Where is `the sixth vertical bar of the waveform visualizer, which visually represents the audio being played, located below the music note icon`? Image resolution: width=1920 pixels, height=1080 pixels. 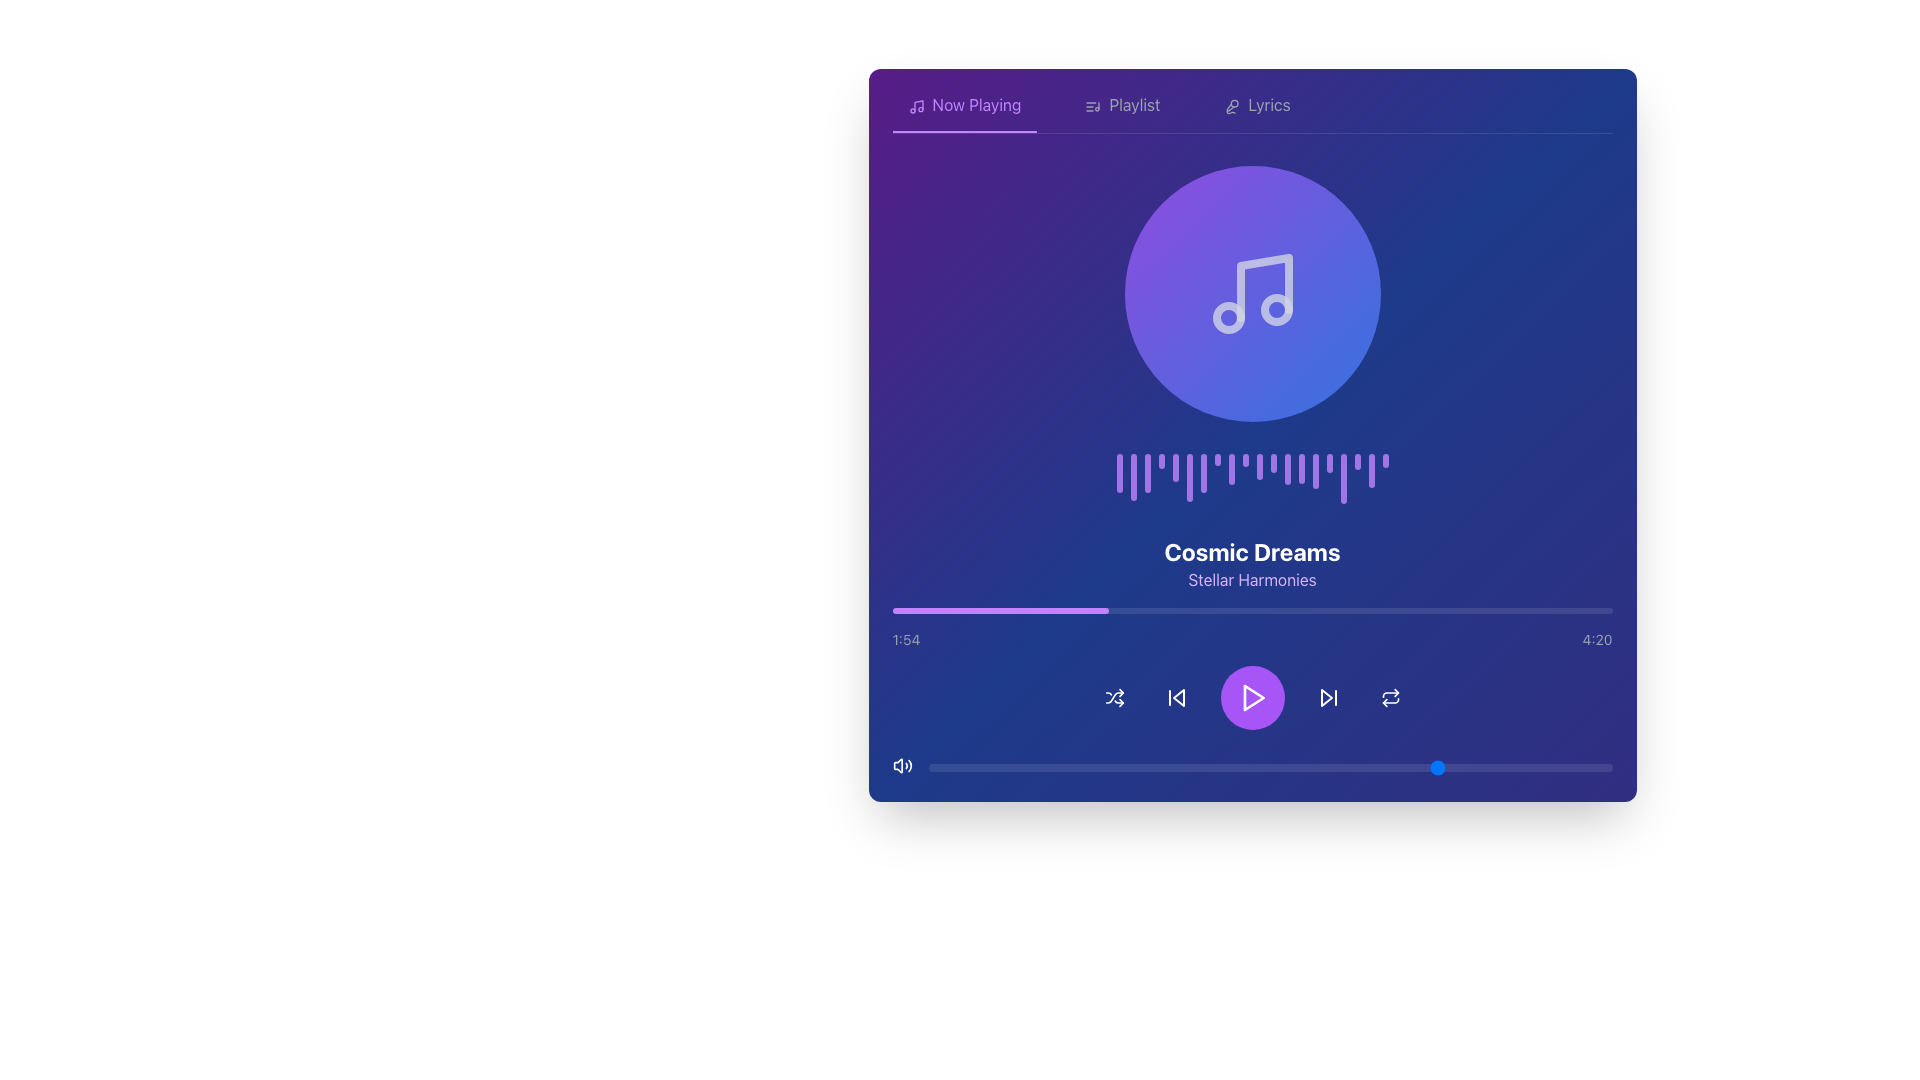
the sixth vertical bar of the waveform visualizer, which visually represents the audio being played, located below the music note icon is located at coordinates (1189, 478).